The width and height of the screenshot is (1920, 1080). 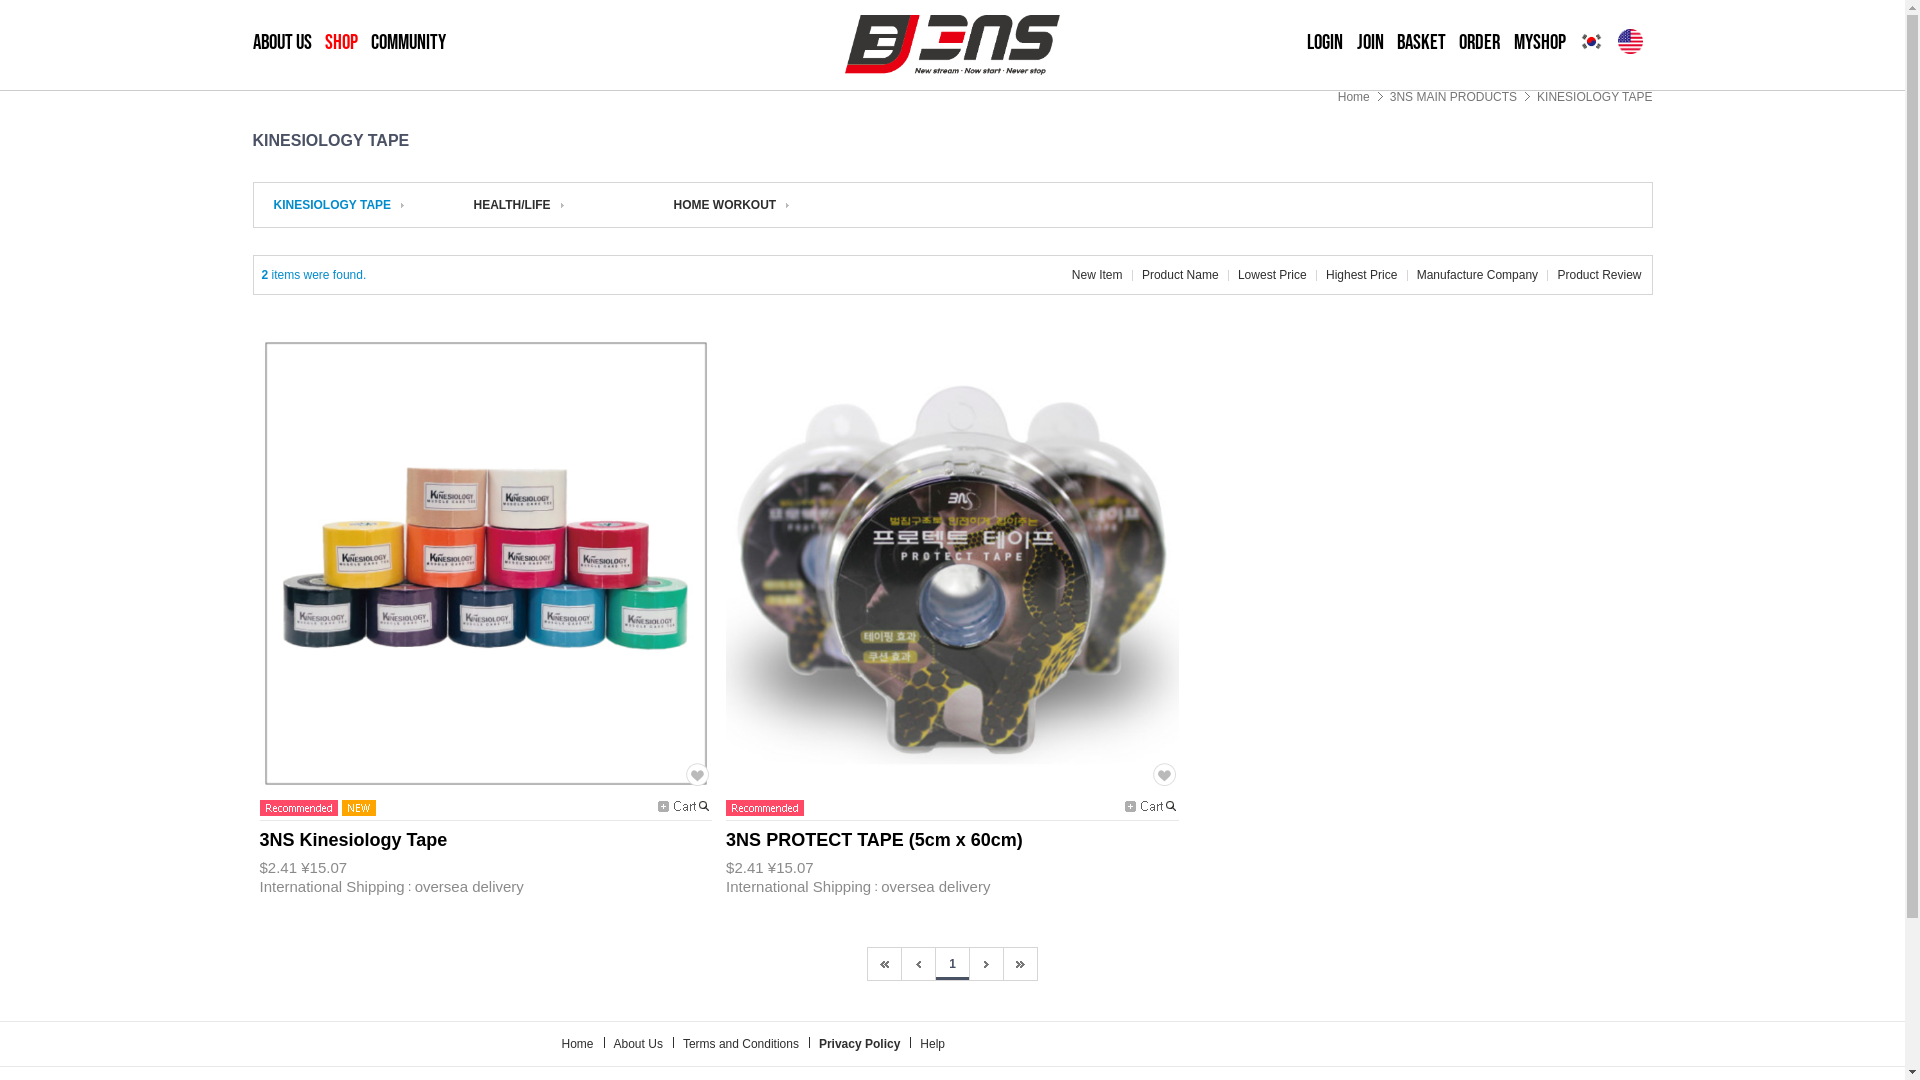 I want to click on 'KINESIOLOGY TAPE', so click(x=339, y=204).